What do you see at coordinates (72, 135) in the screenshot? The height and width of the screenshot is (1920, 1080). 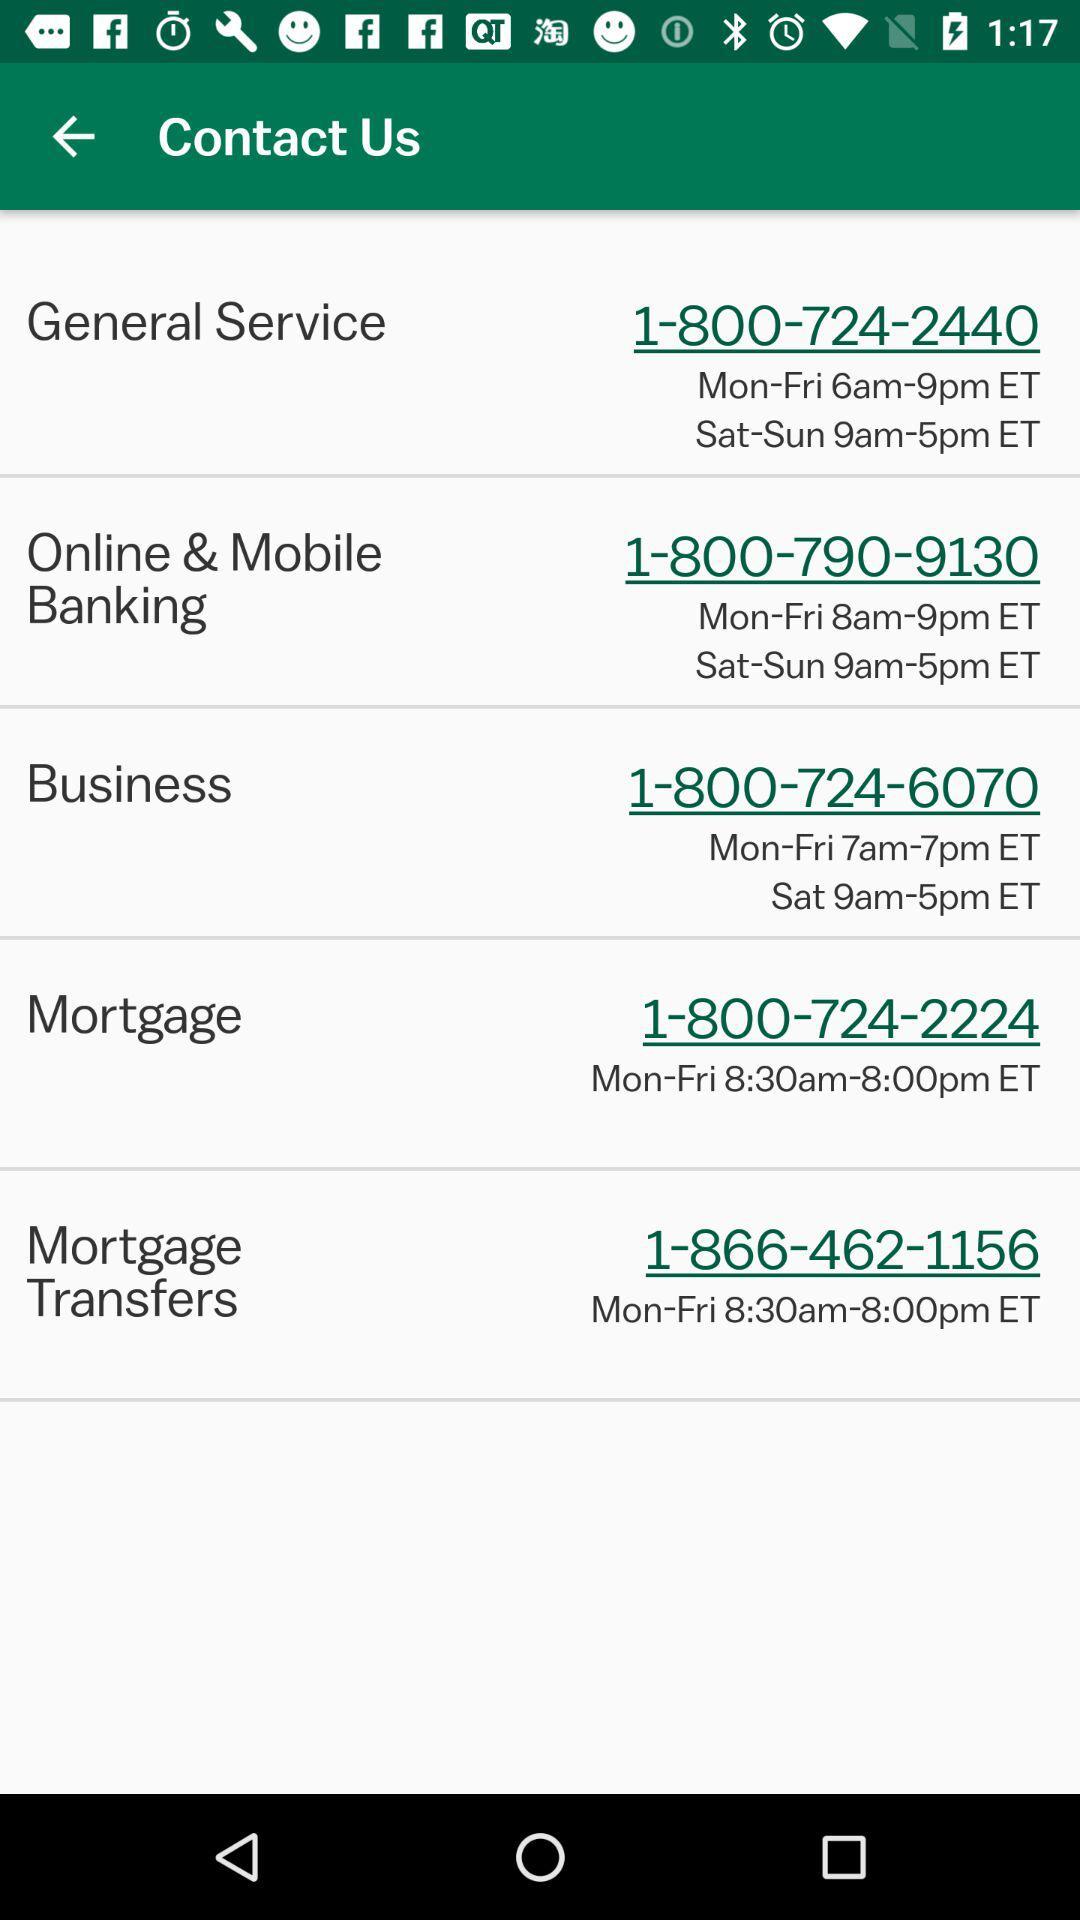 I see `app to the left of the contact us app` at bounding box center [72, 135].